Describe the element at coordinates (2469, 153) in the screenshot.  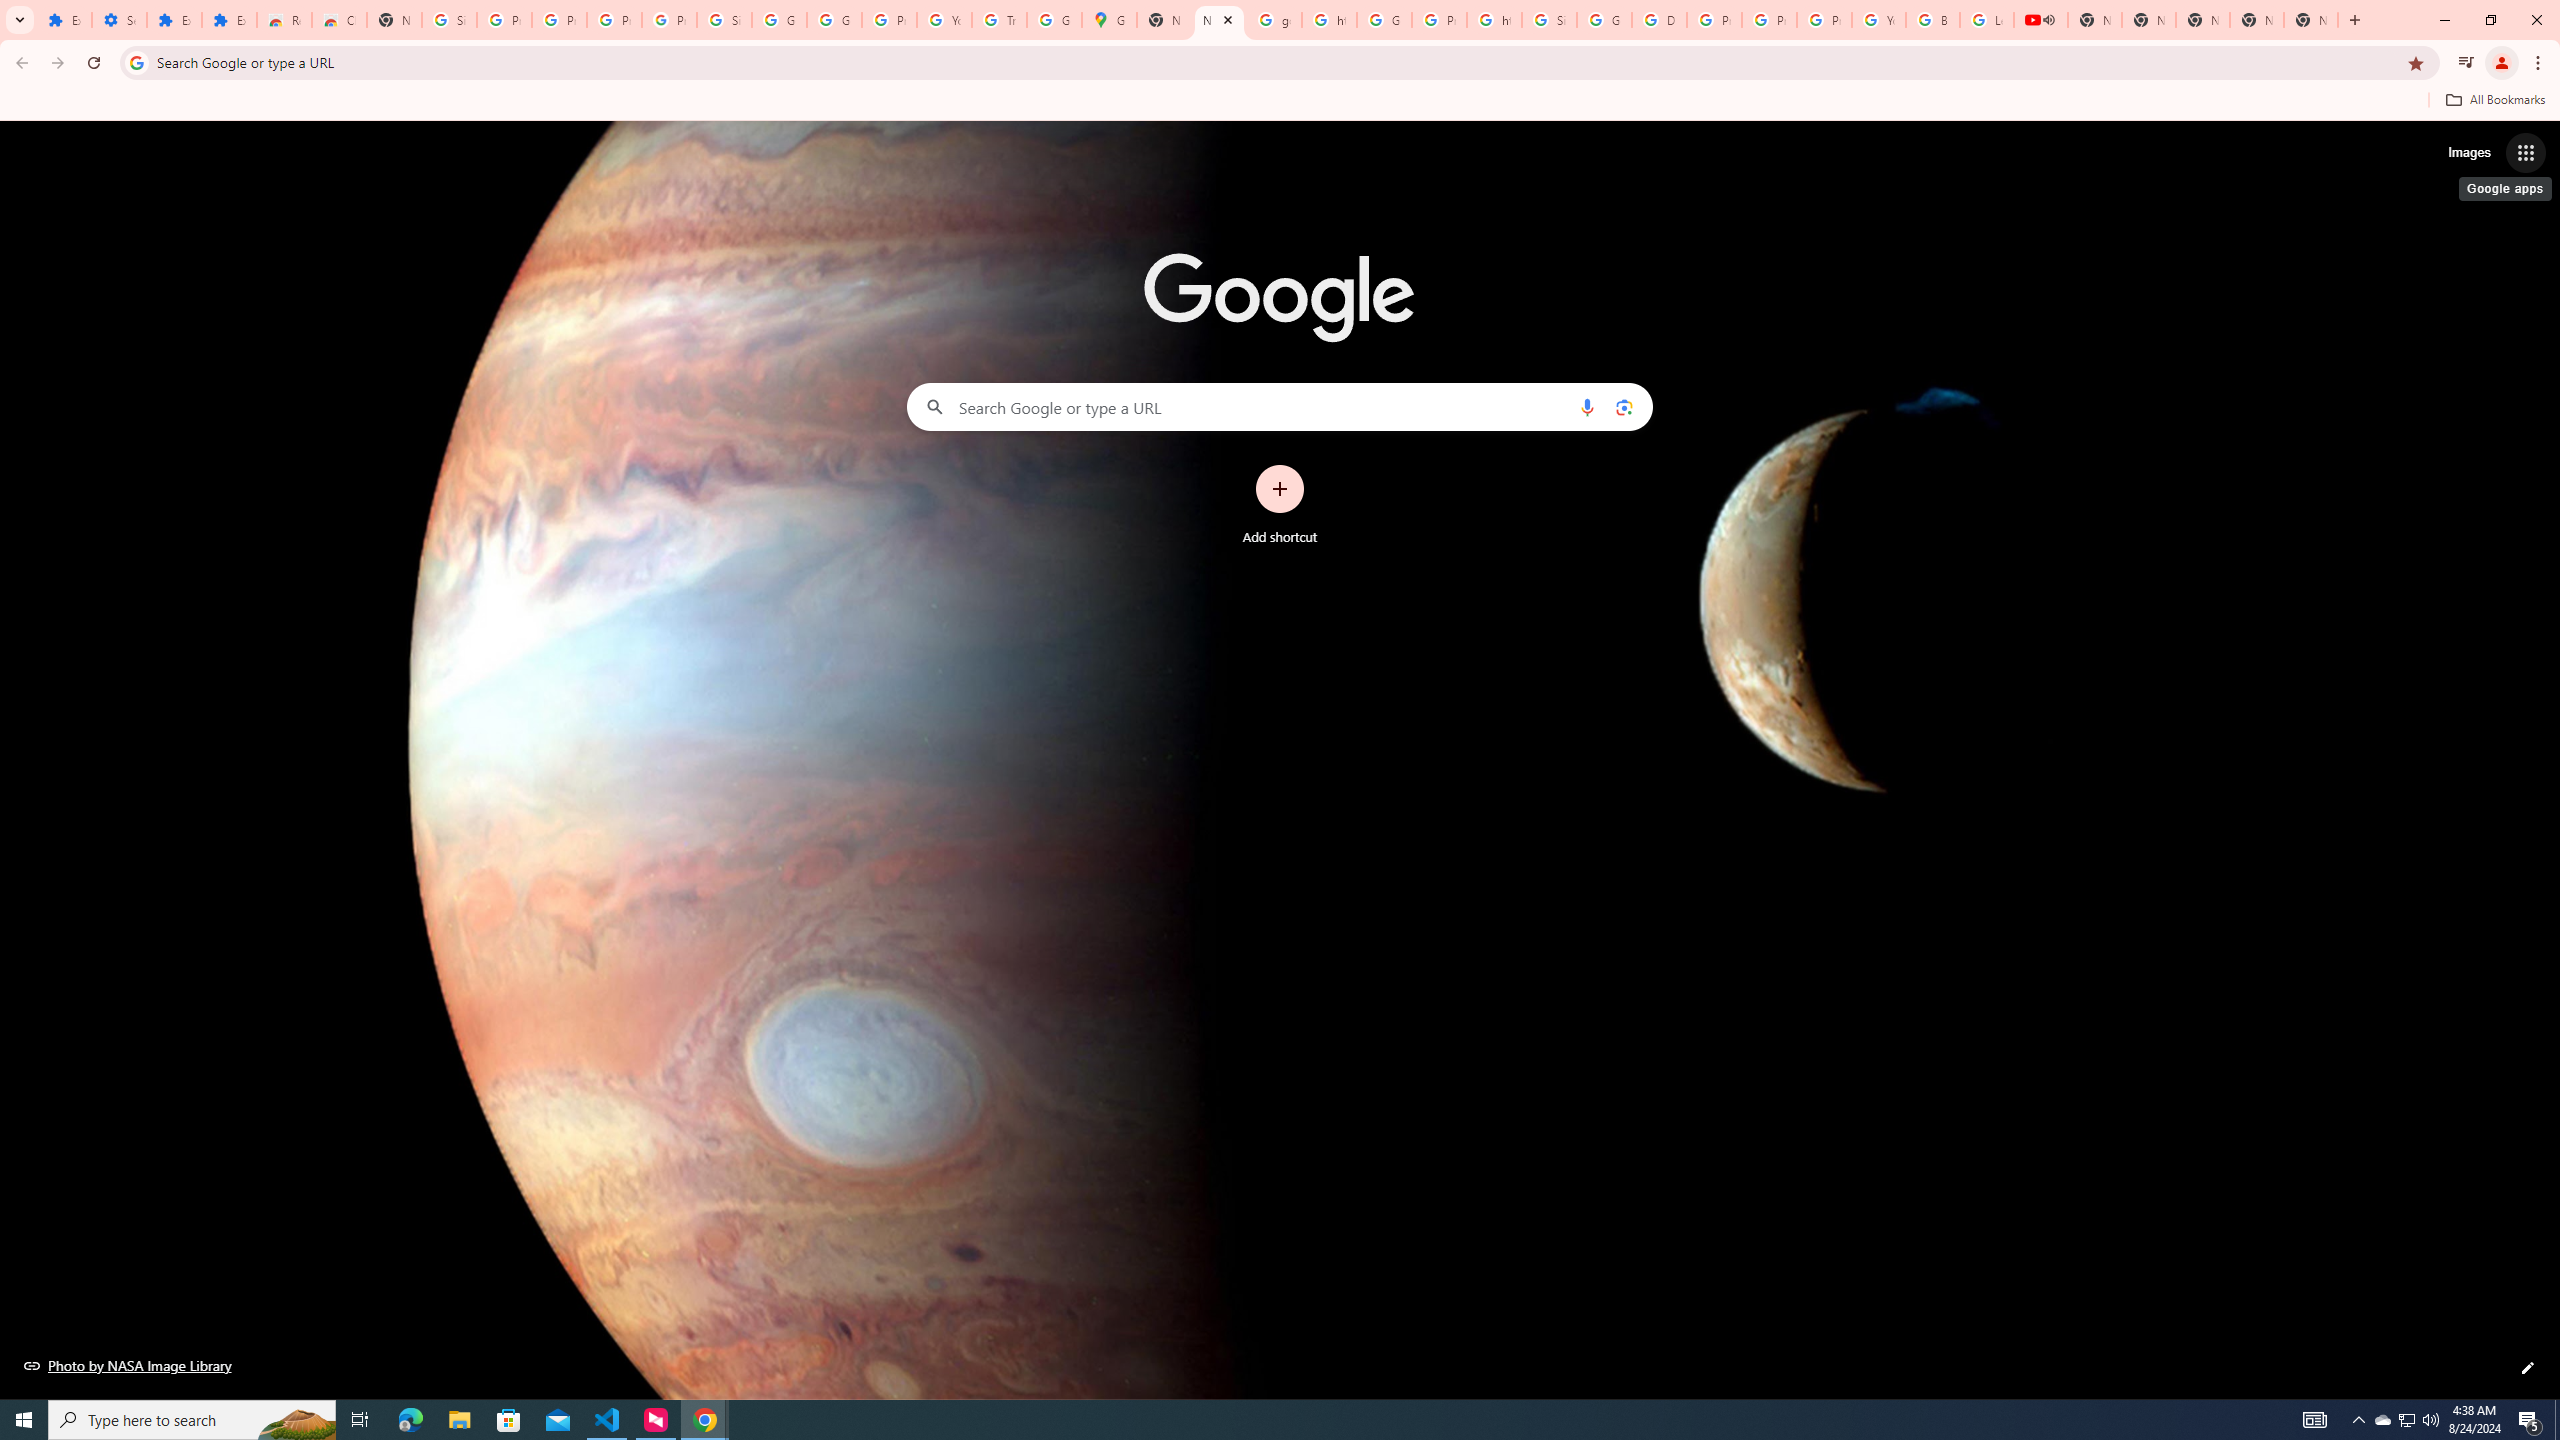
I see `'Search for Images '` at that location.